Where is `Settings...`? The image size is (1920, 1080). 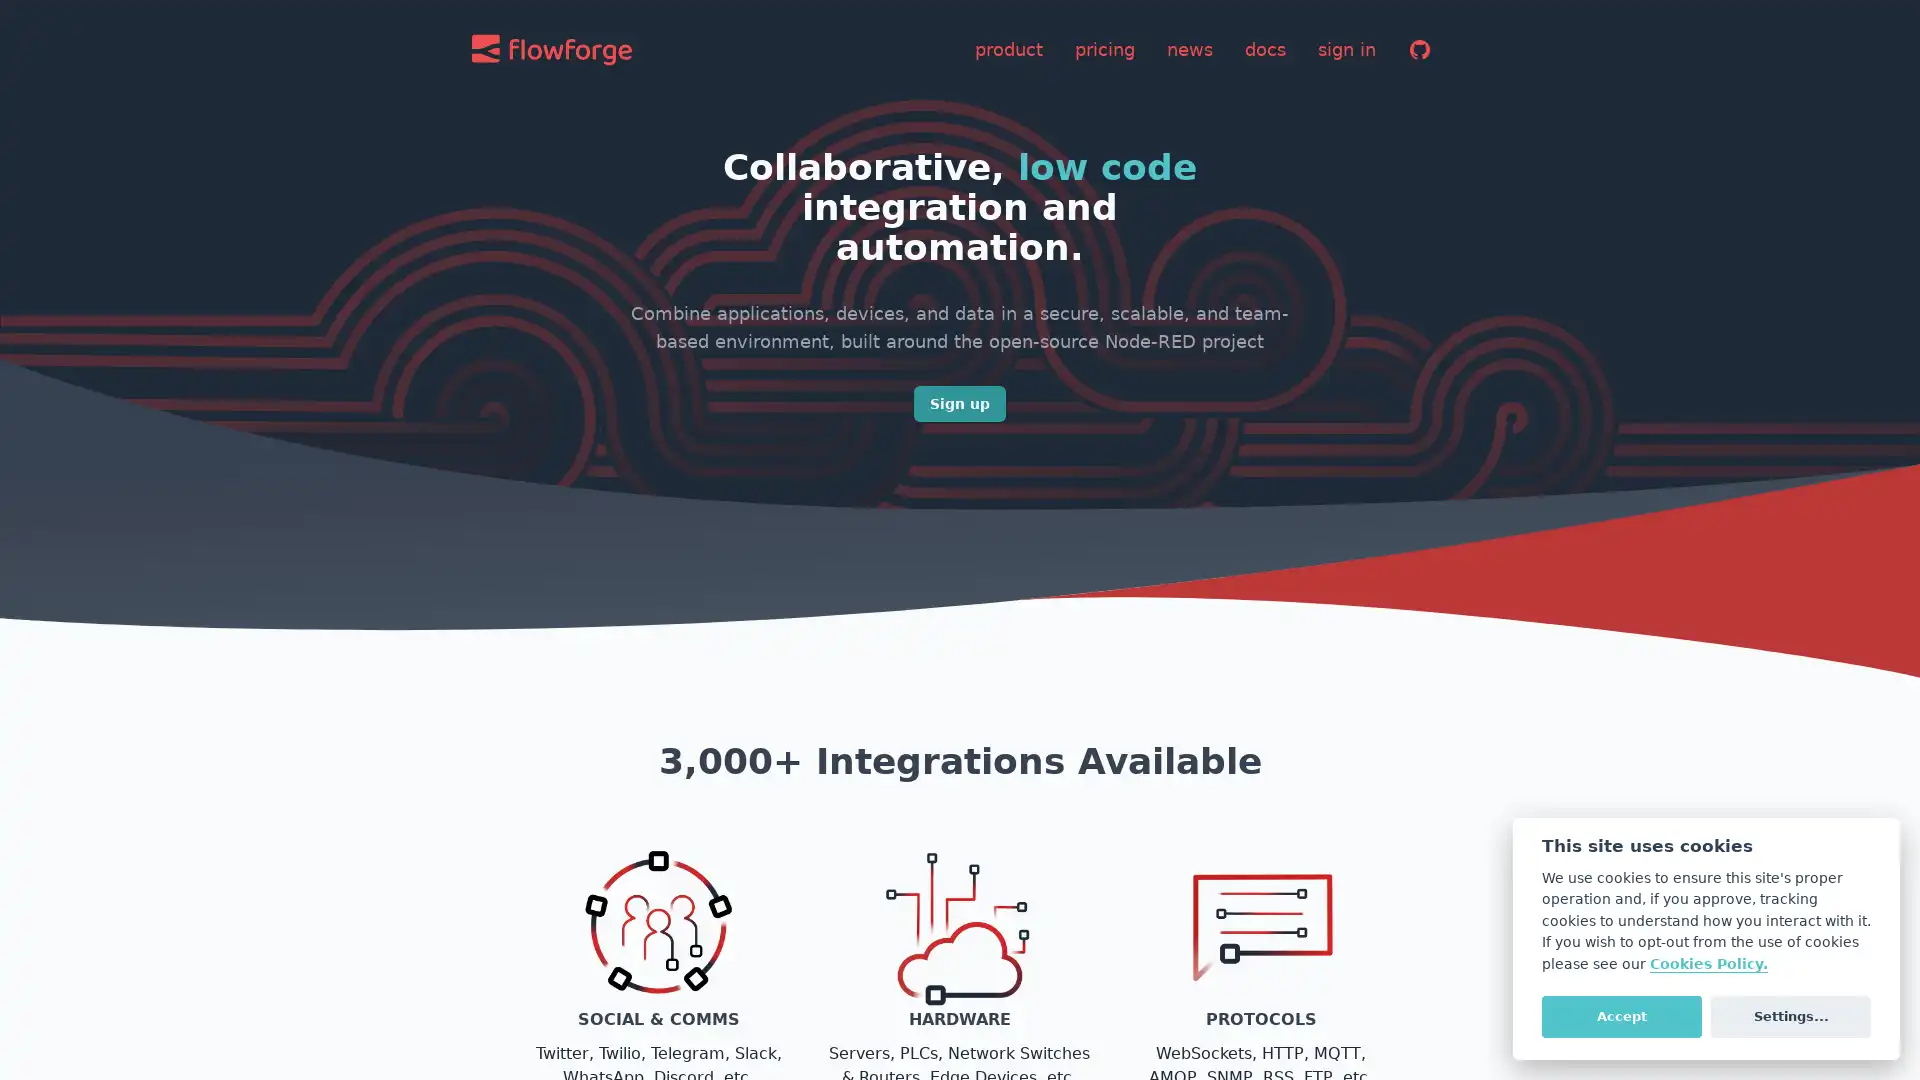
Settings... is located at coordinates (1790, 1015).